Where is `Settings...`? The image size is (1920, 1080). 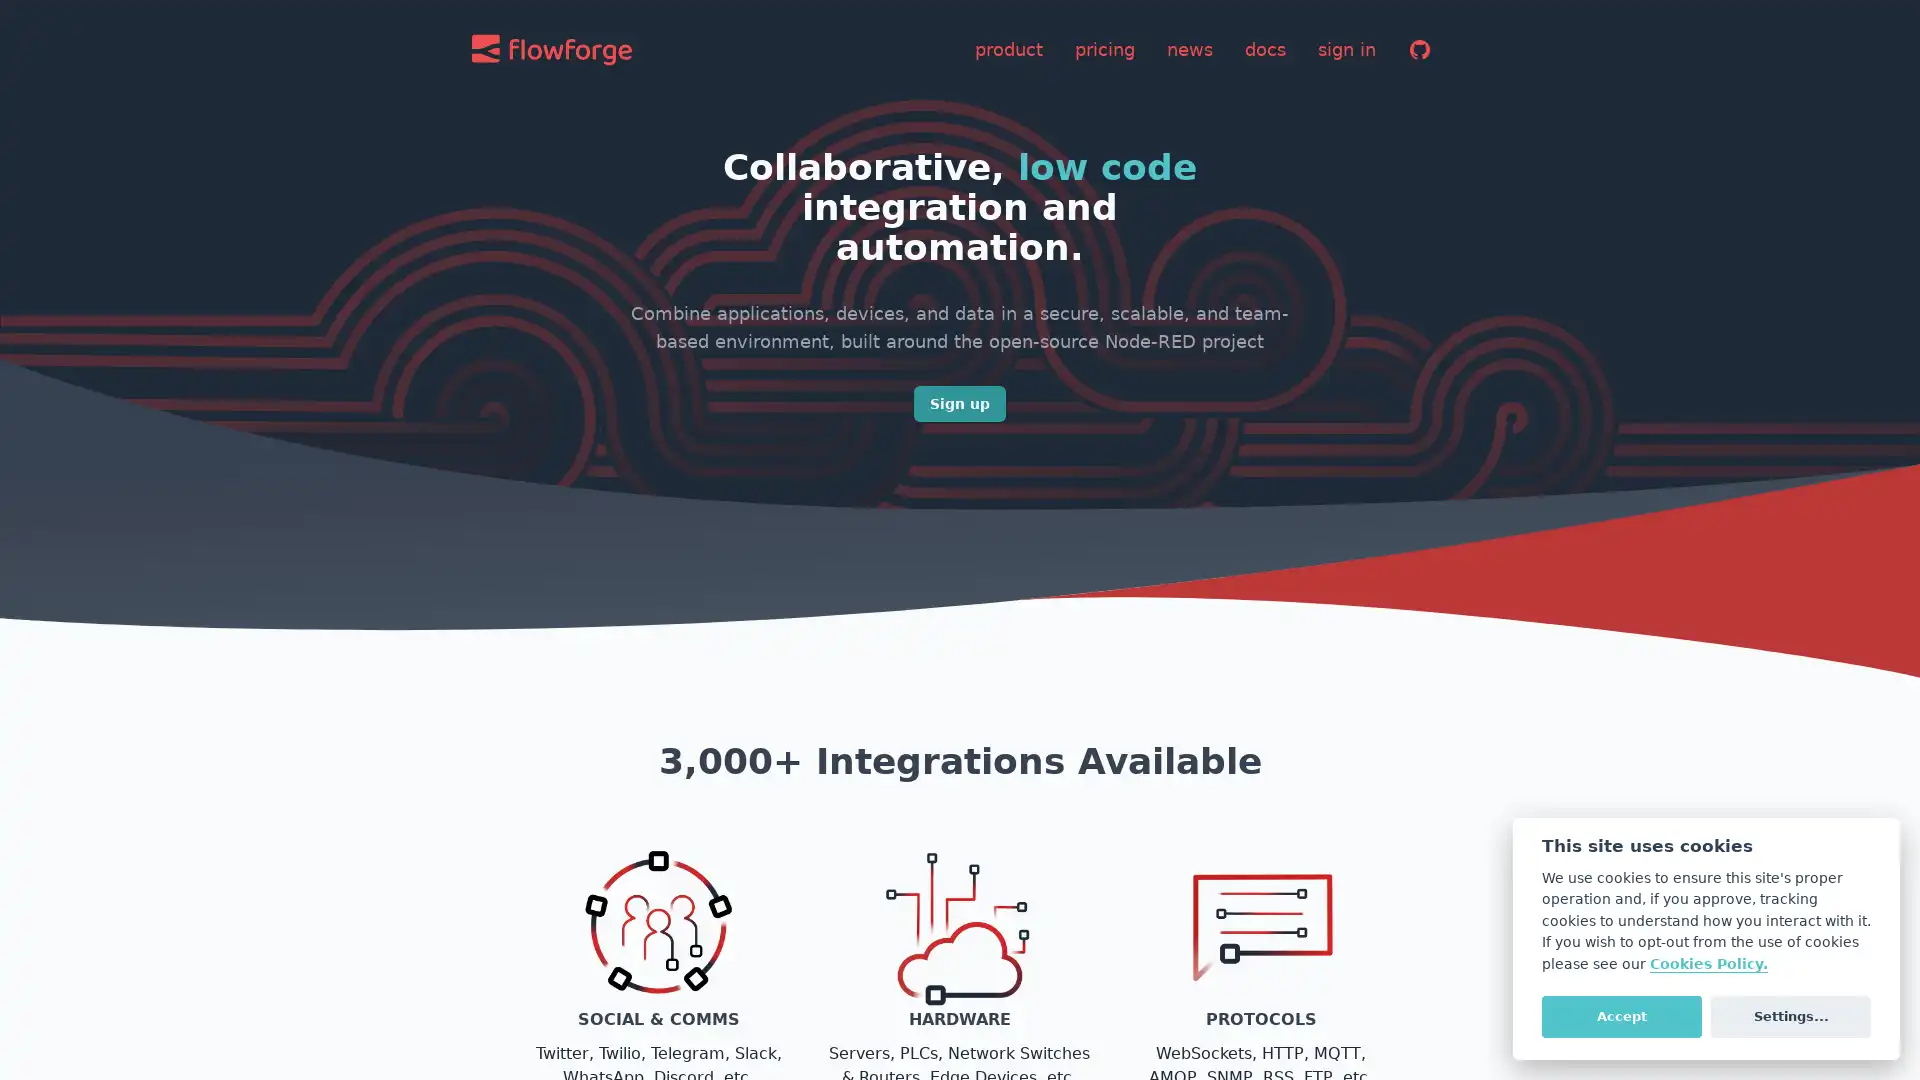
Settings... is located at coordinates (1790, 1015).